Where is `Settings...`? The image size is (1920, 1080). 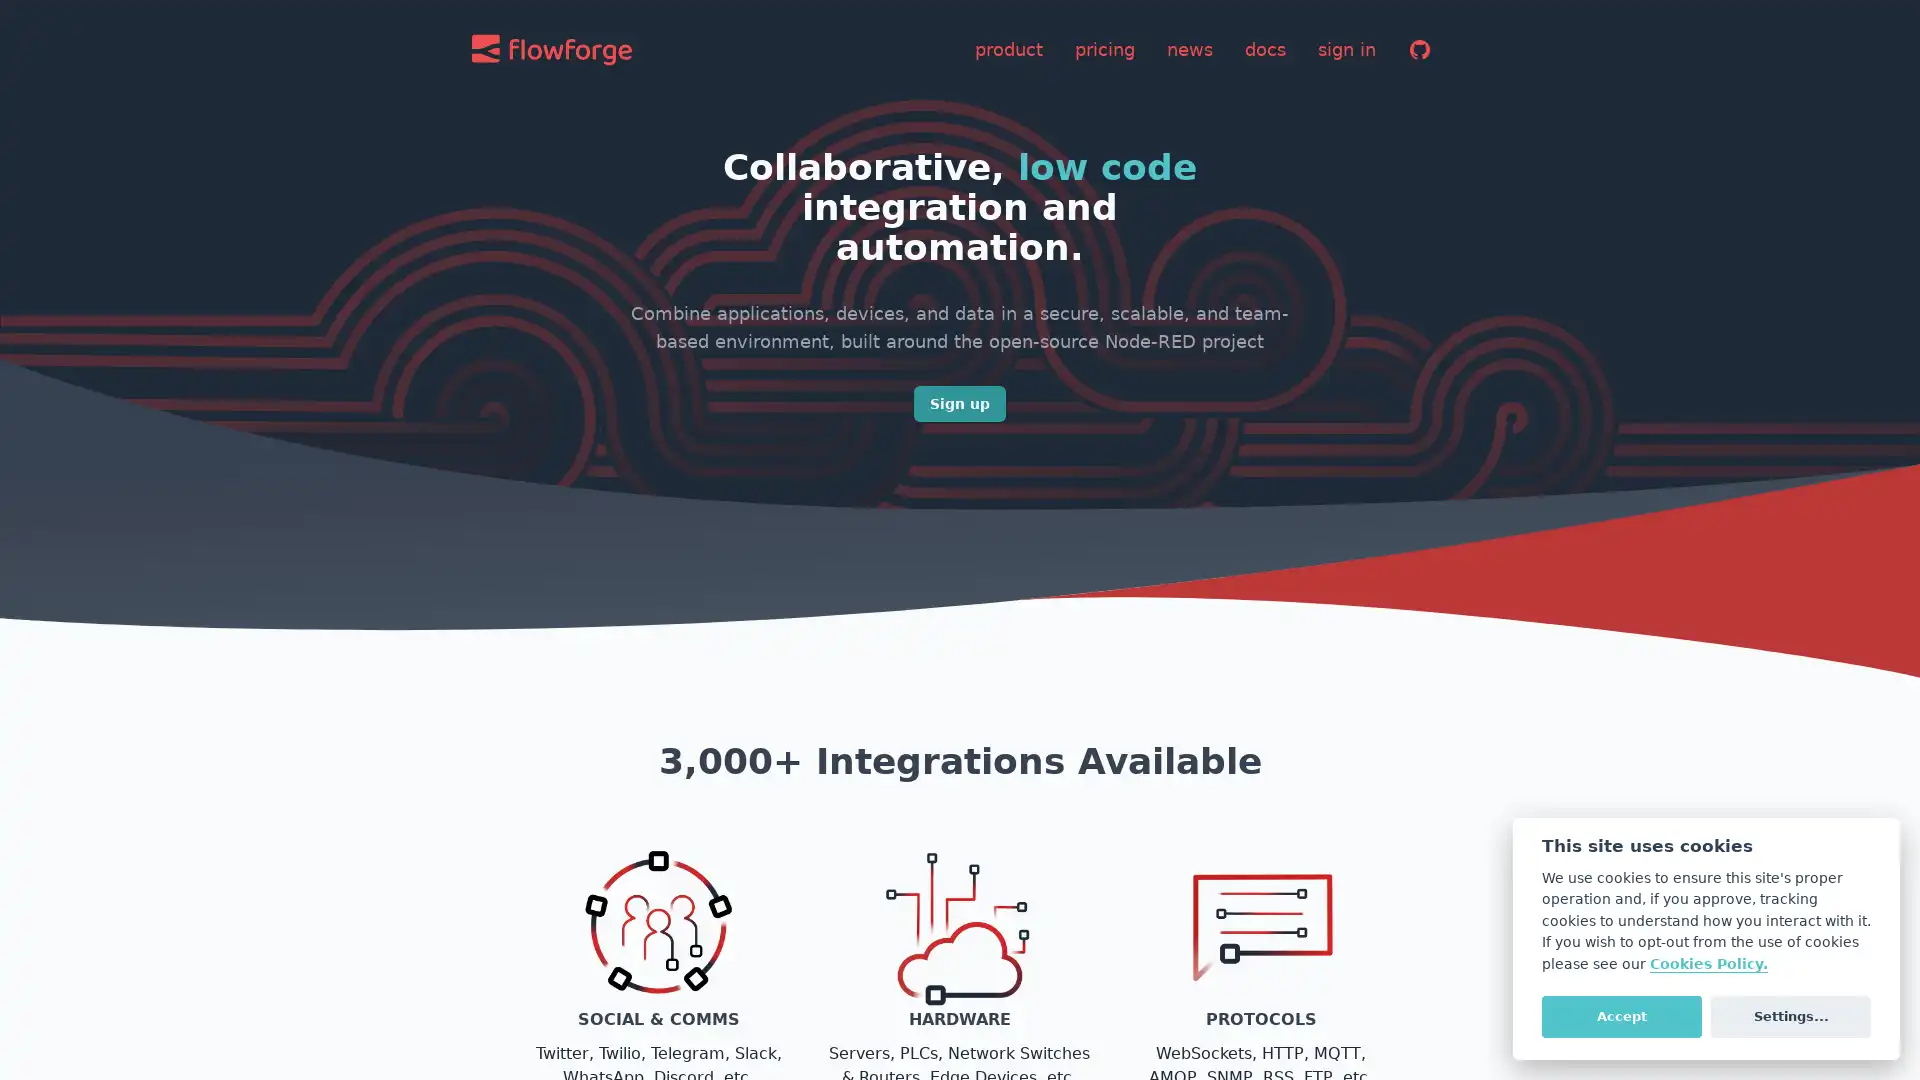
Settings... is located at coordinates (1790, 1015).